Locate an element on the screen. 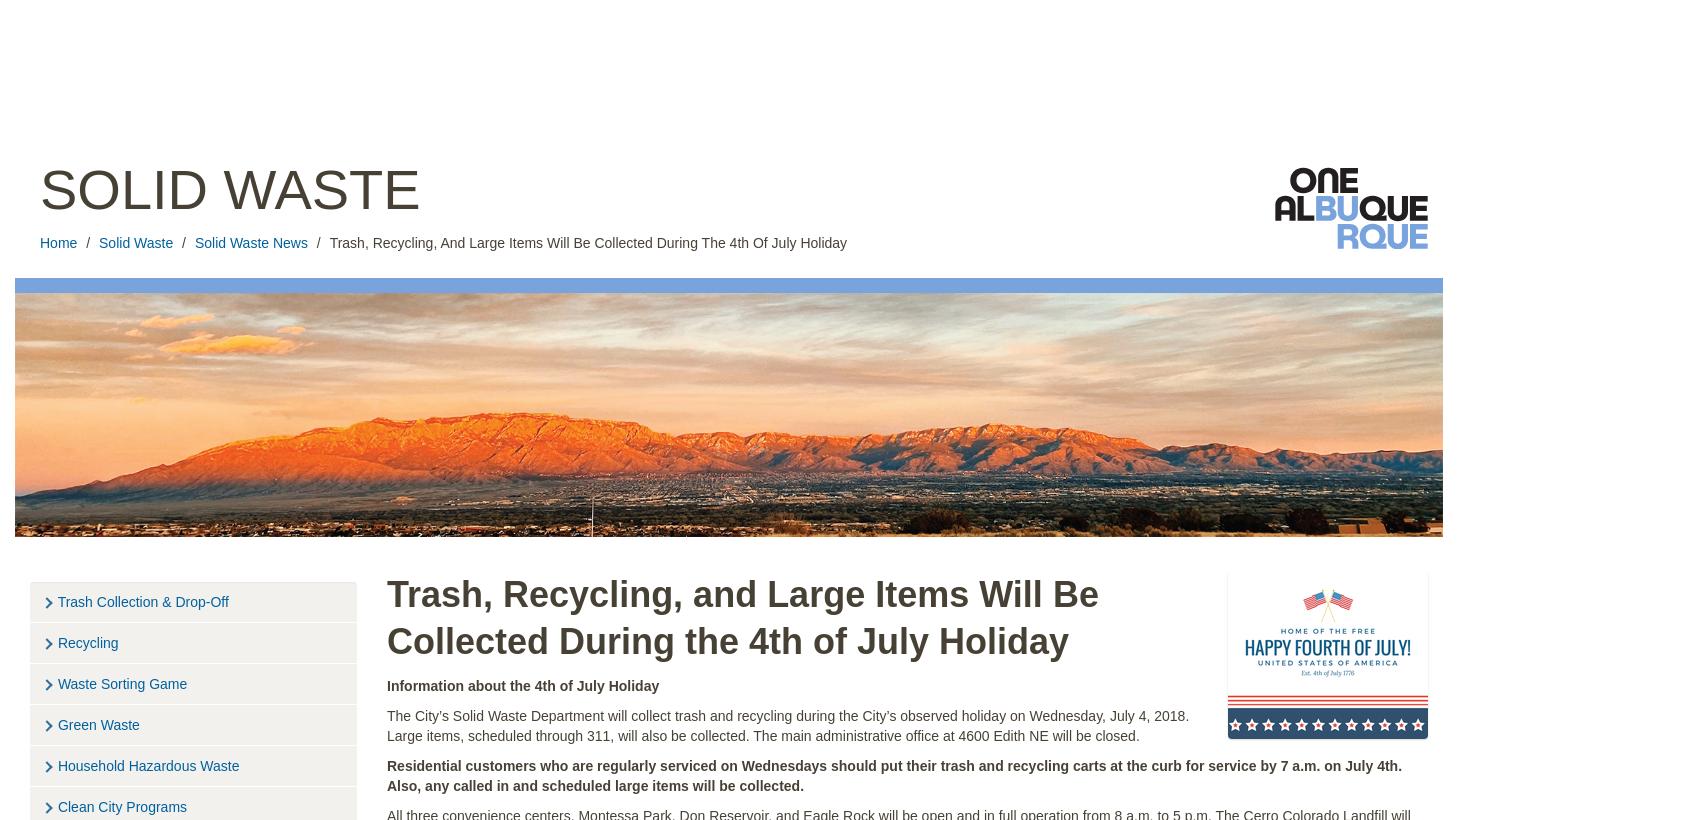 The height and width of the screenshot is (820, 1708). 'Household Hazardous Waste' is located at coordinates (53, 763).